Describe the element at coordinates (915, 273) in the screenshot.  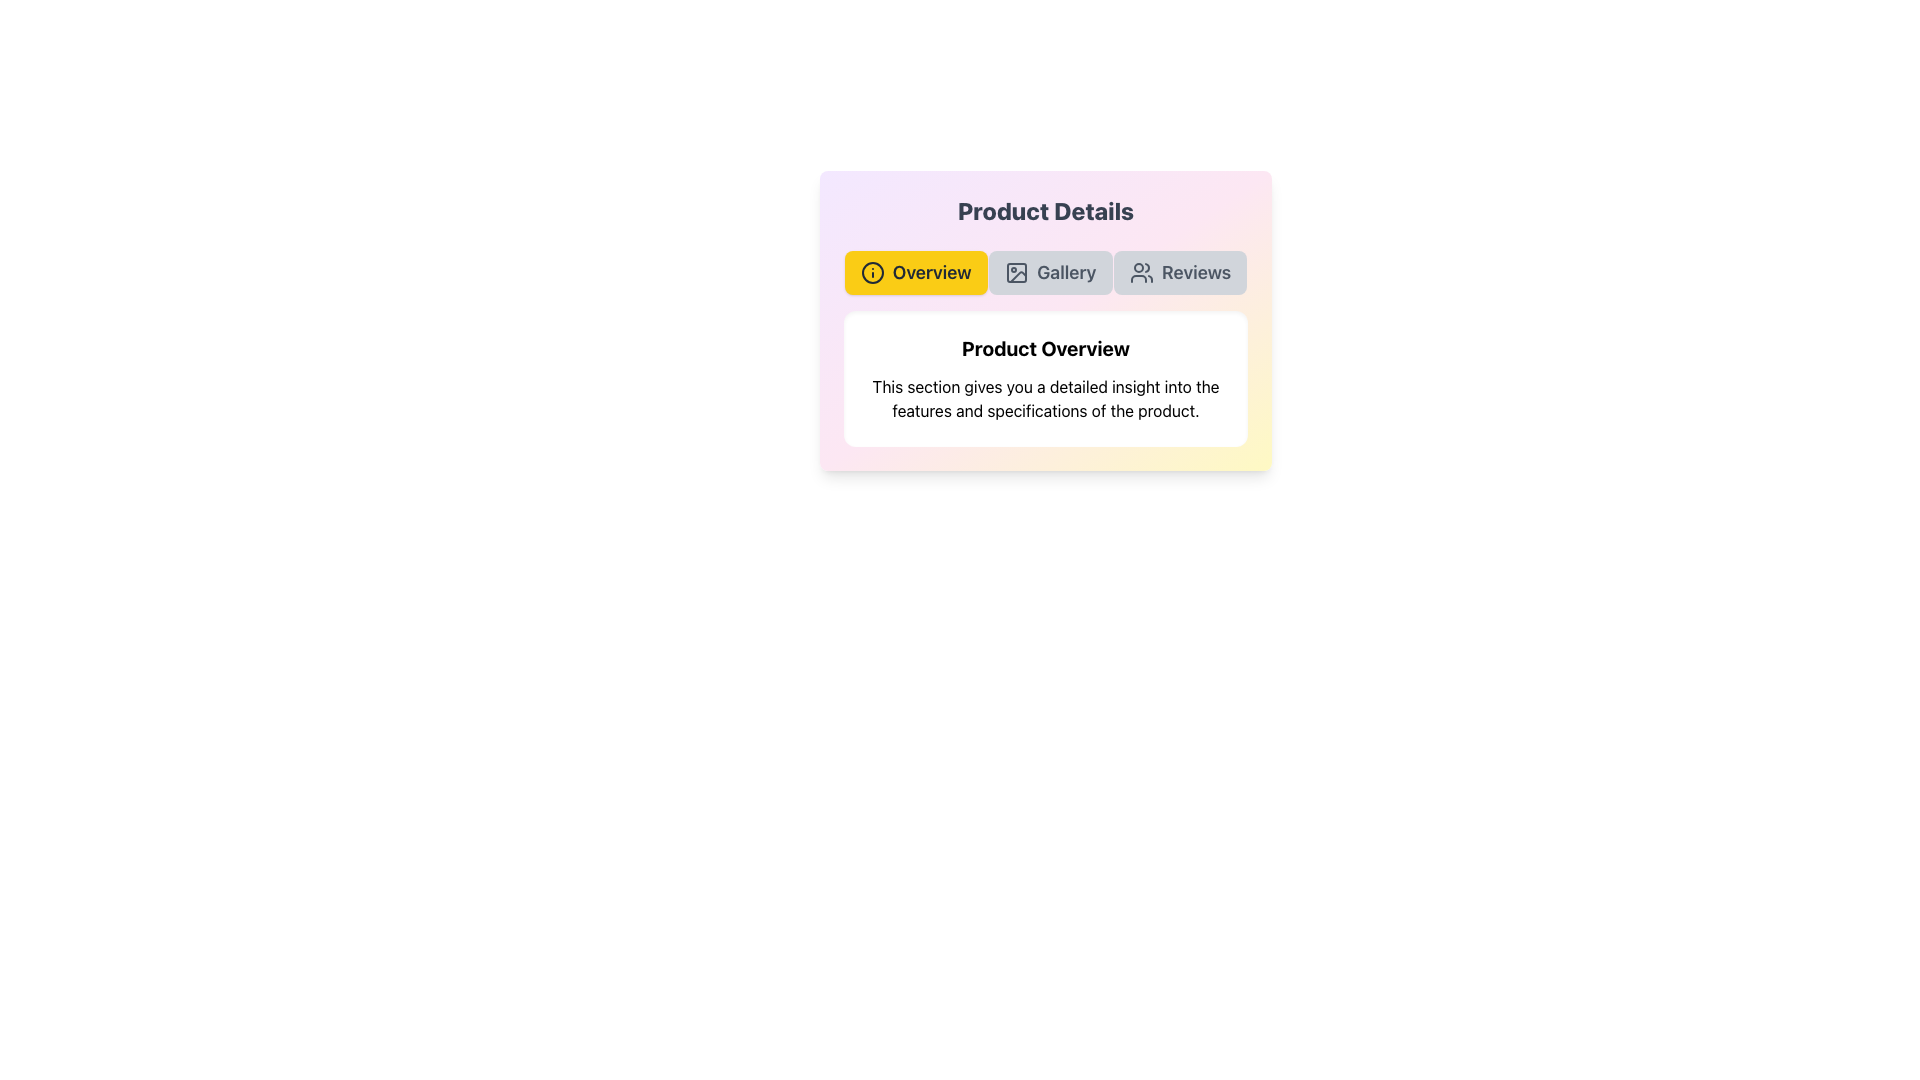
I see `the 'Overview' button for keyboard navigation` at that location.